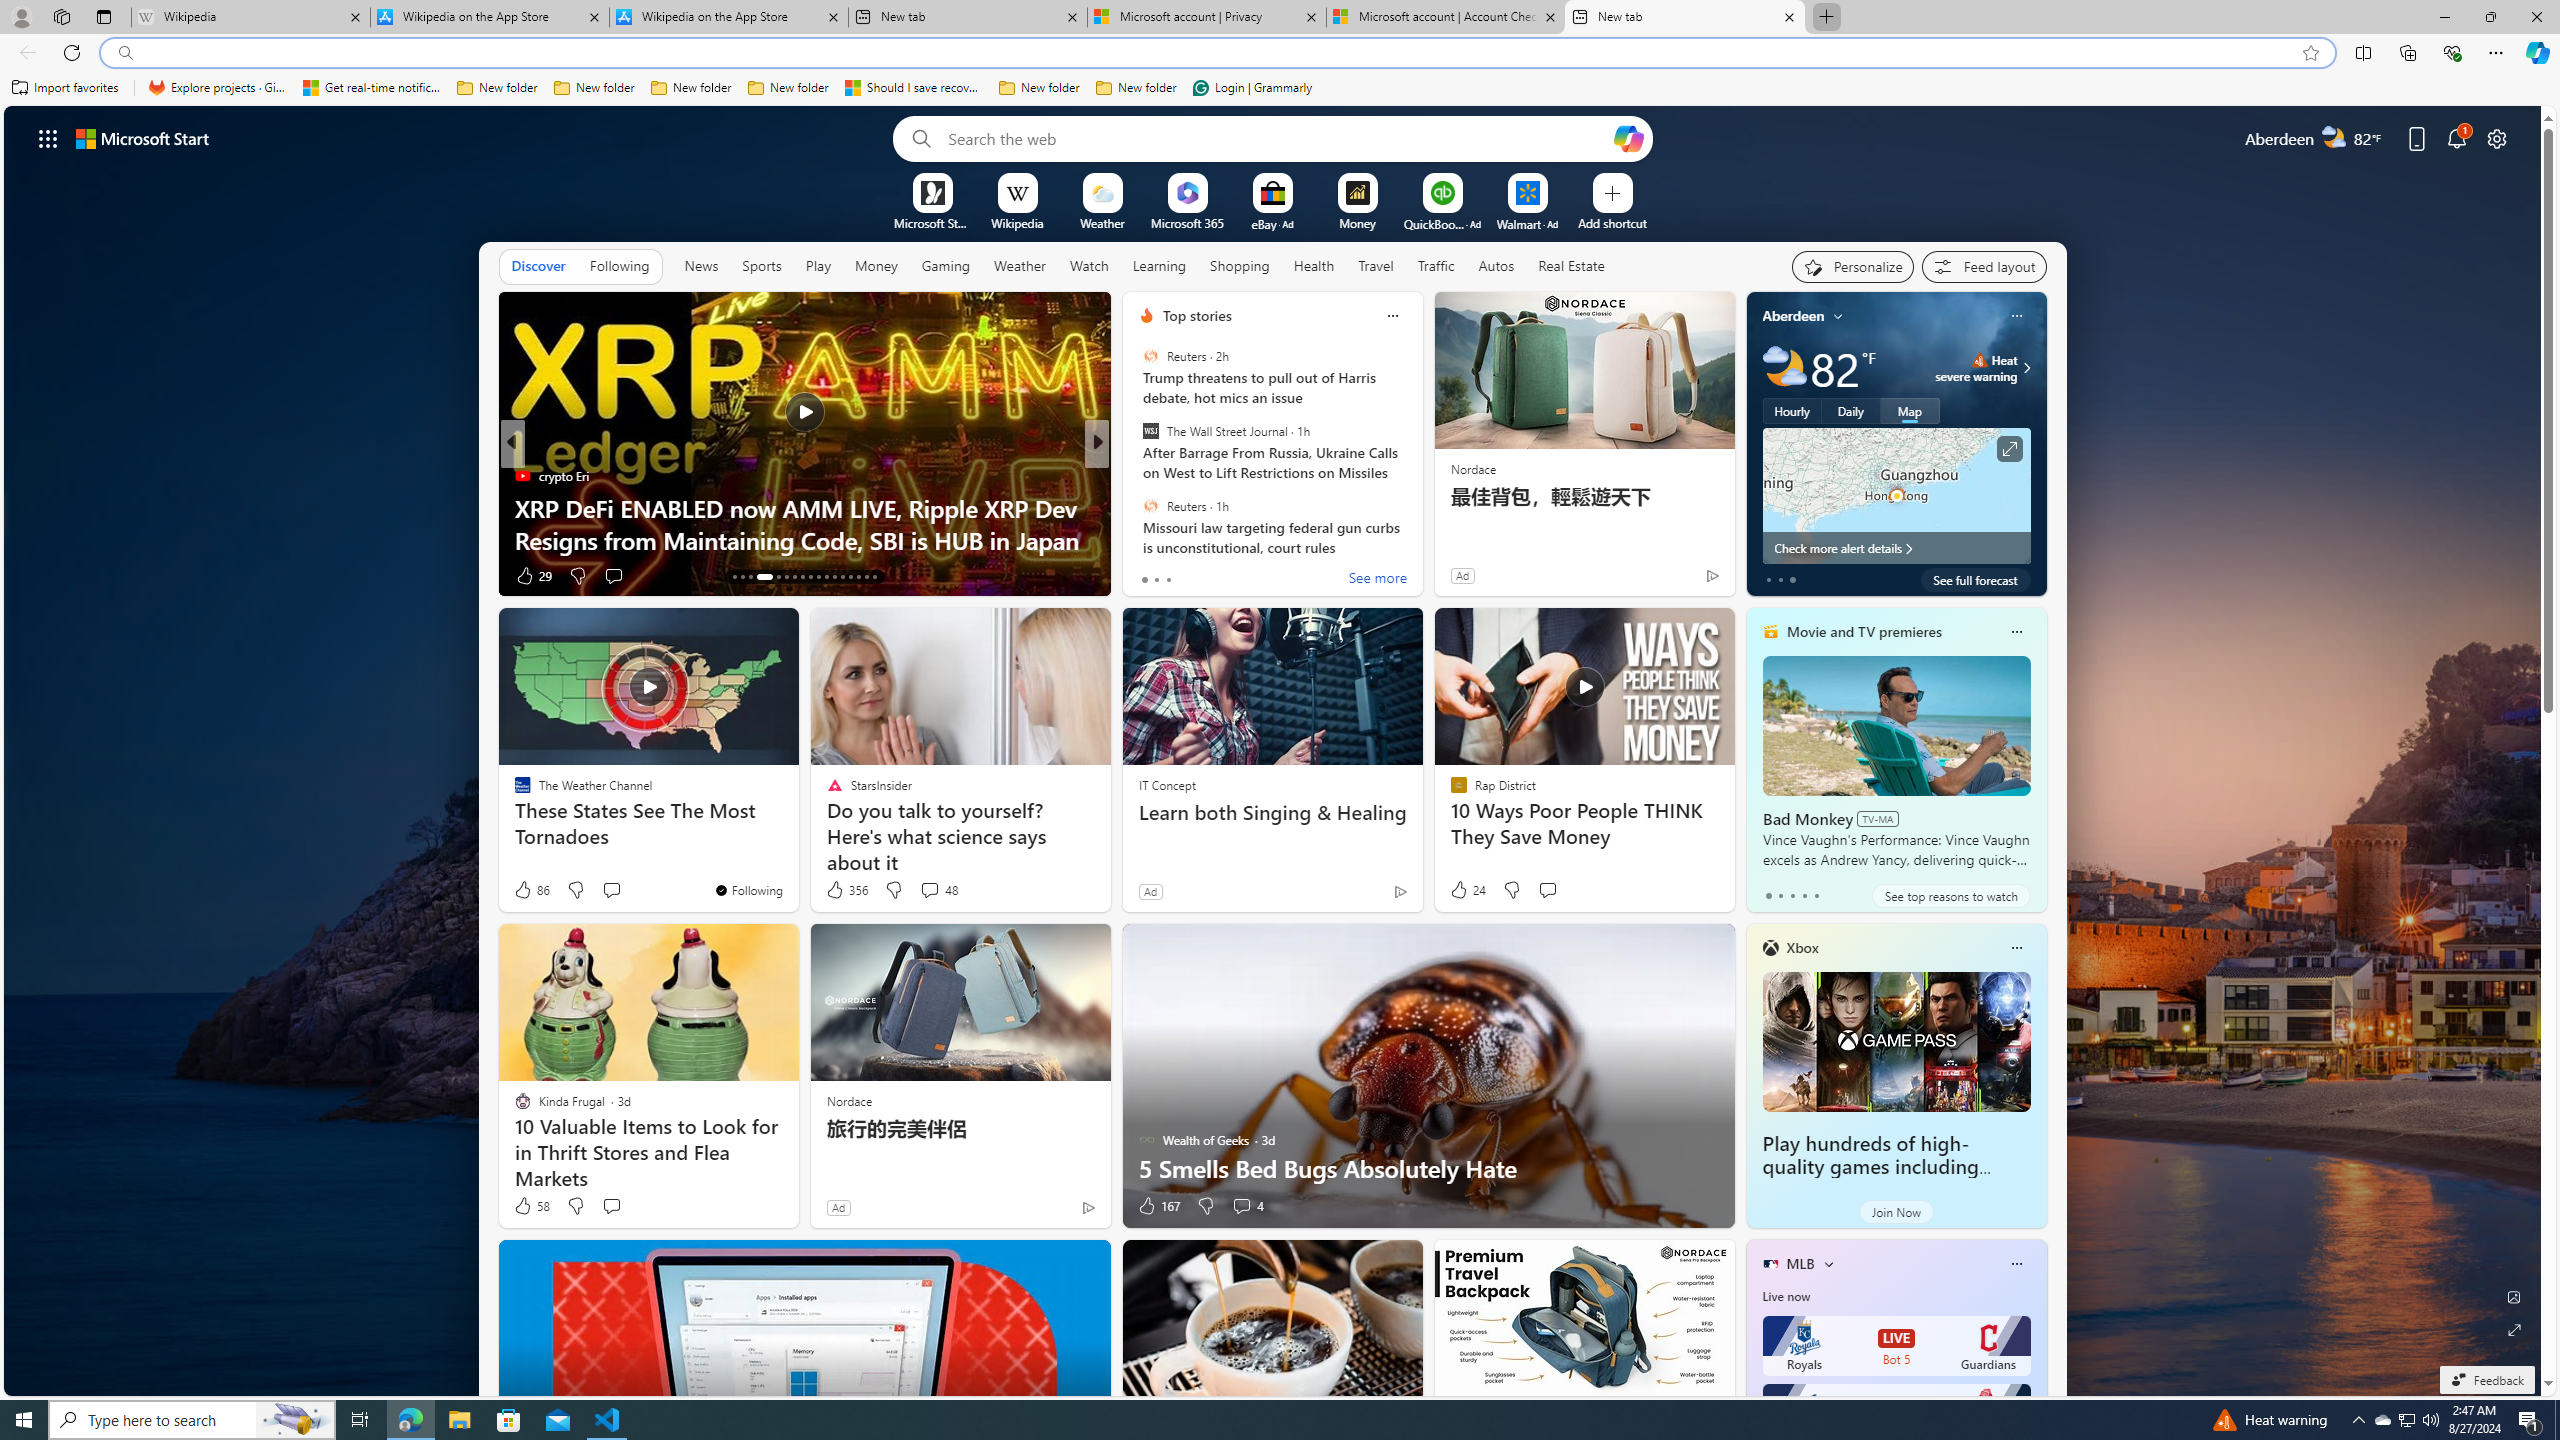 The height and width of the screenshot is (1440, 2560). I want to click on 'Open Copilot', so click(1627, 137).